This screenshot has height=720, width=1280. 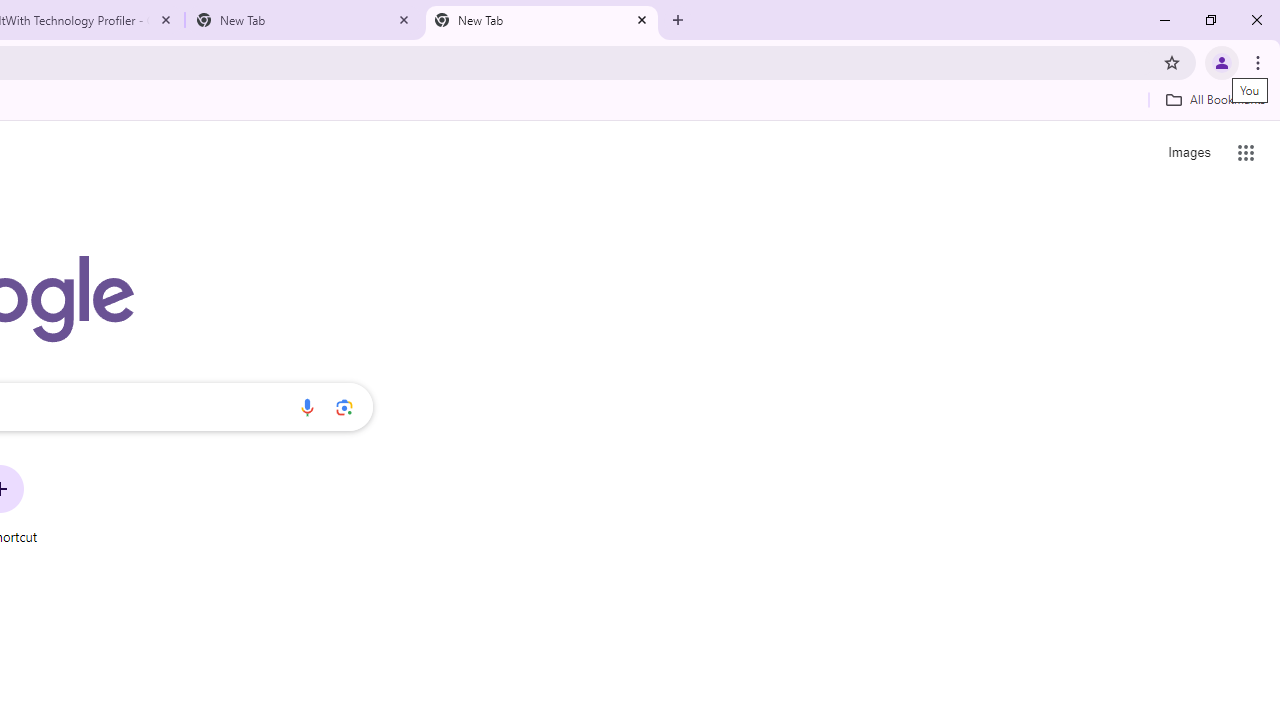 I want to click on 'Search for Images ', so click(x=1189, y=152).